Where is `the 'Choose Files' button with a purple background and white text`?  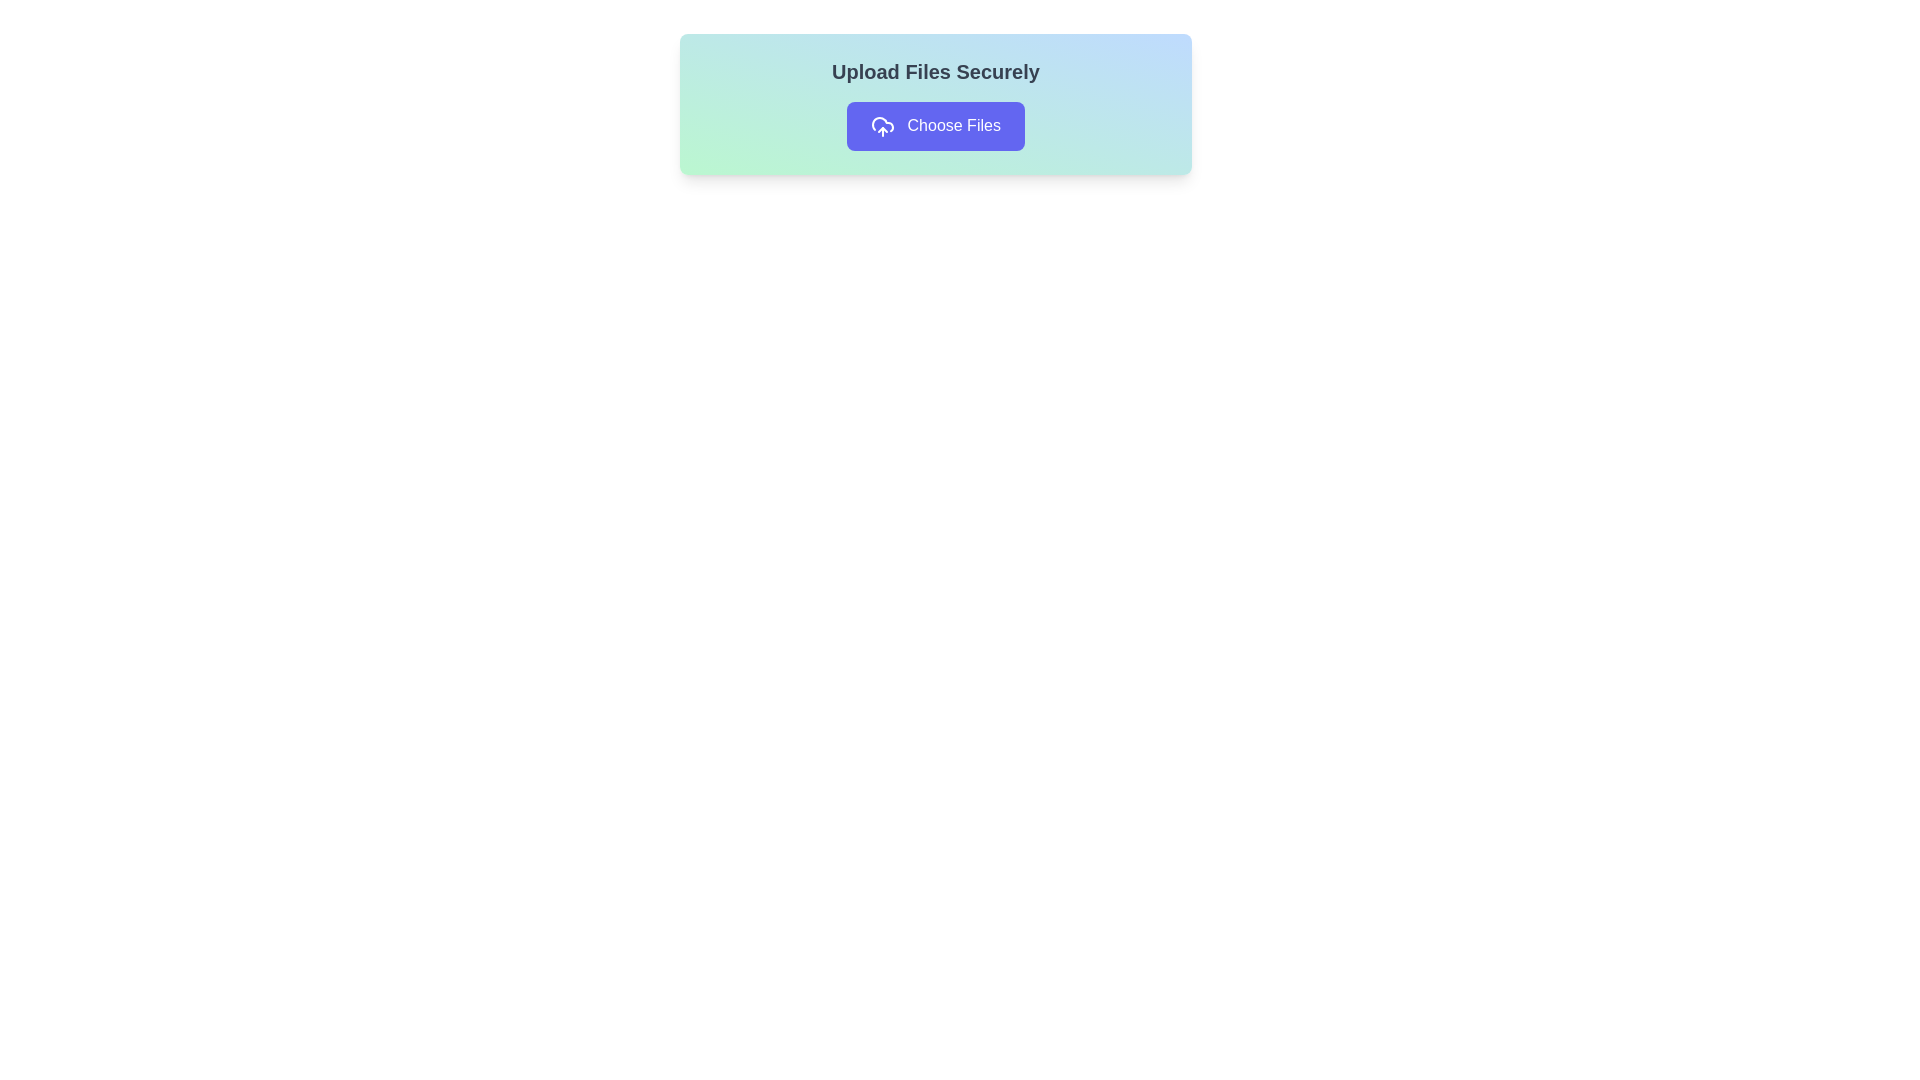 the 'Choose Files' button with a purple background and white text is located at coordinates (935, 126).